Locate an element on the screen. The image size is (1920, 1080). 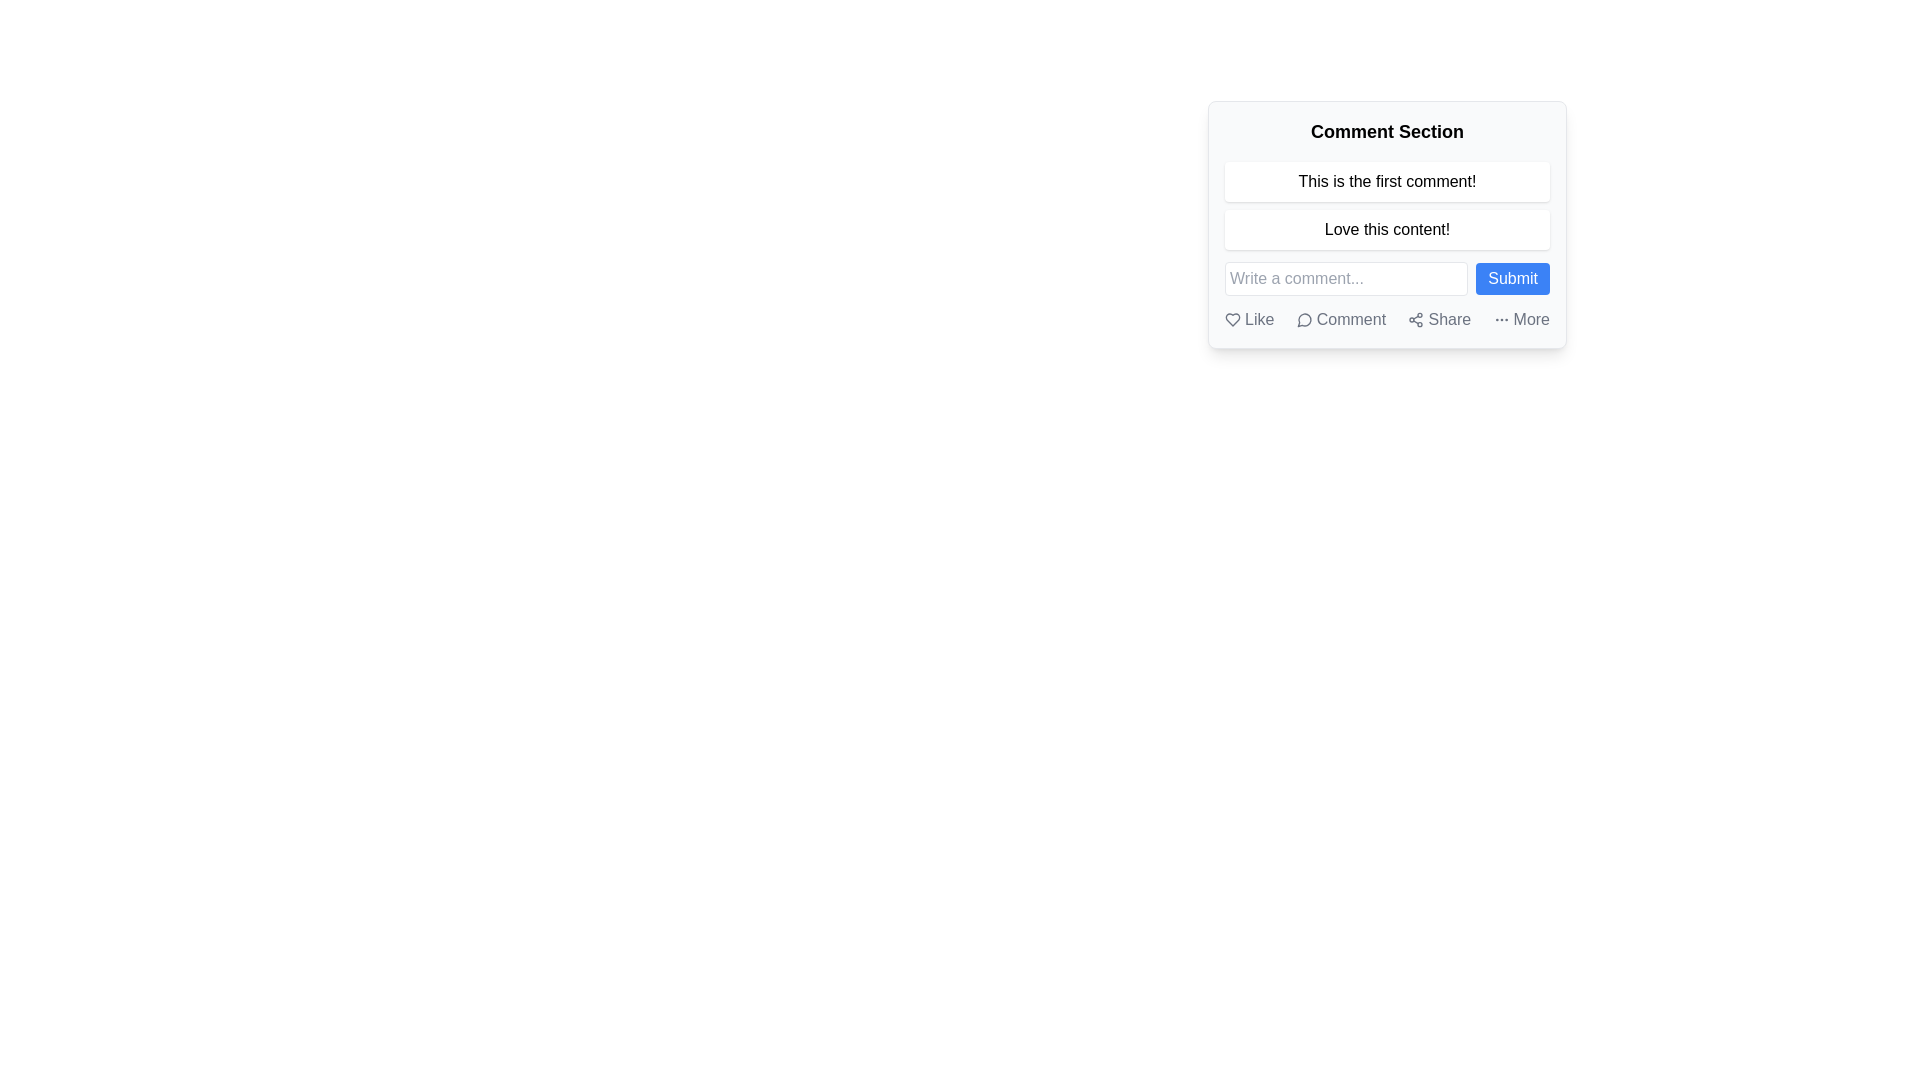
the 'Share' text label located to the right of the share icon in the comment section interface is located at coordinates (1449, 319).